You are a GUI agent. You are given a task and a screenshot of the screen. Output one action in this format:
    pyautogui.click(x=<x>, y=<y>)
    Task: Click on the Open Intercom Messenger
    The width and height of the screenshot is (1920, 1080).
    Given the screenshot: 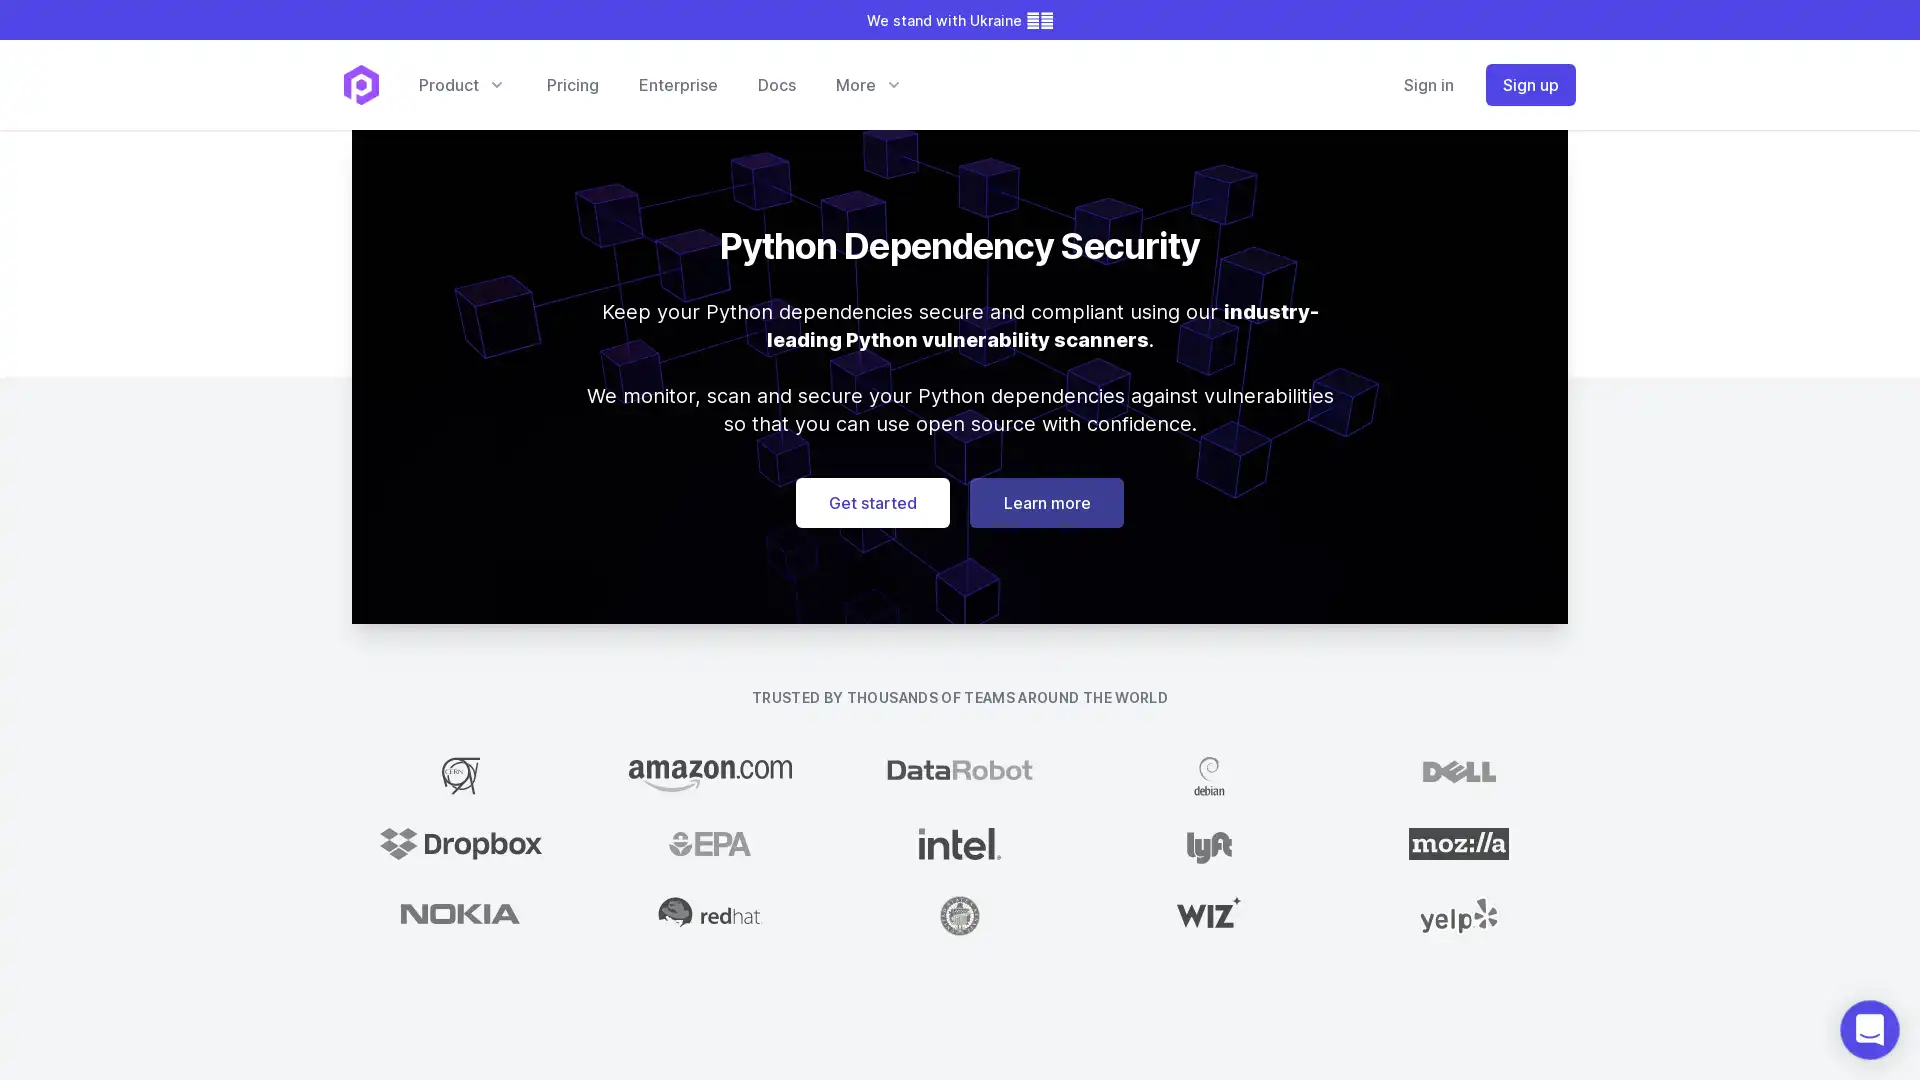 What is the action you would take?
    pyautogui.click(x=1869, y=1029)
    